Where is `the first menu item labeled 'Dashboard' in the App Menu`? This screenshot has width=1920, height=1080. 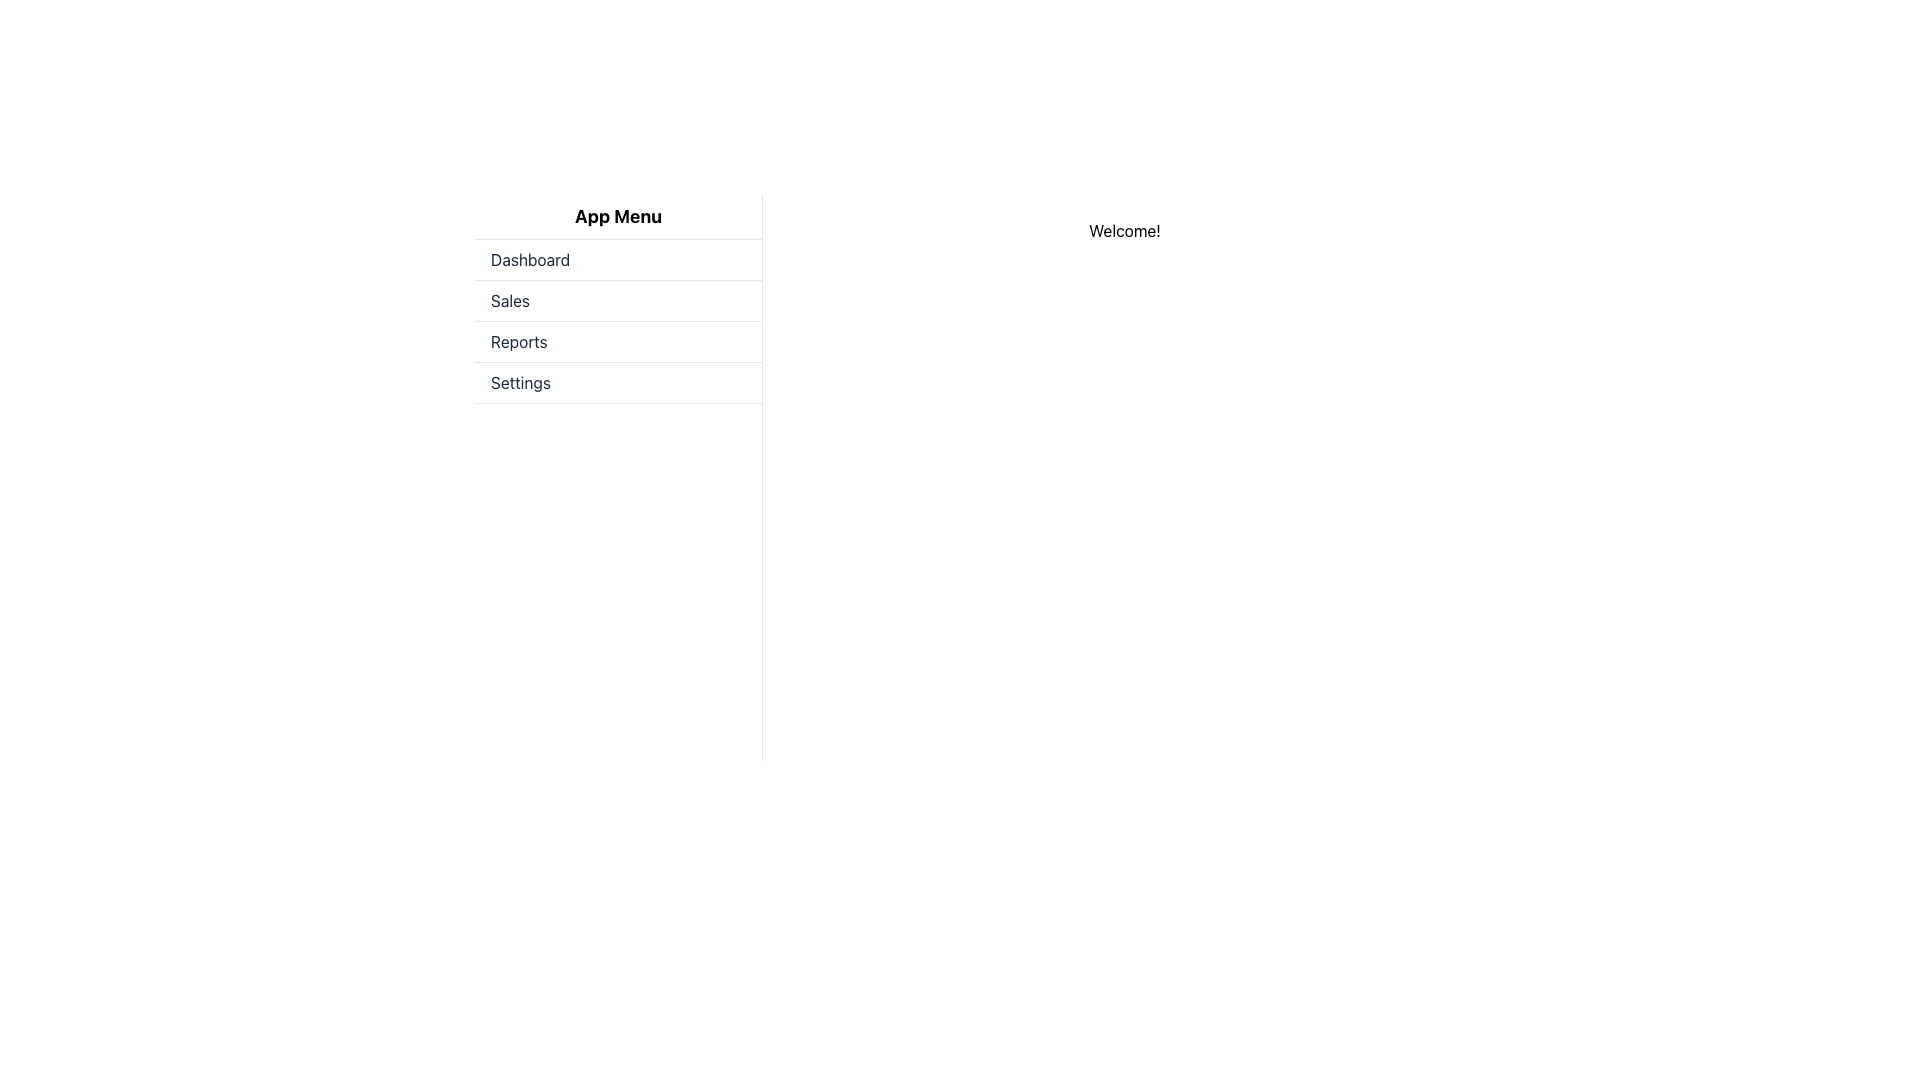 the first menu item labeled 'Dashboard' in the App Menu is located at coordinates (617, 259).